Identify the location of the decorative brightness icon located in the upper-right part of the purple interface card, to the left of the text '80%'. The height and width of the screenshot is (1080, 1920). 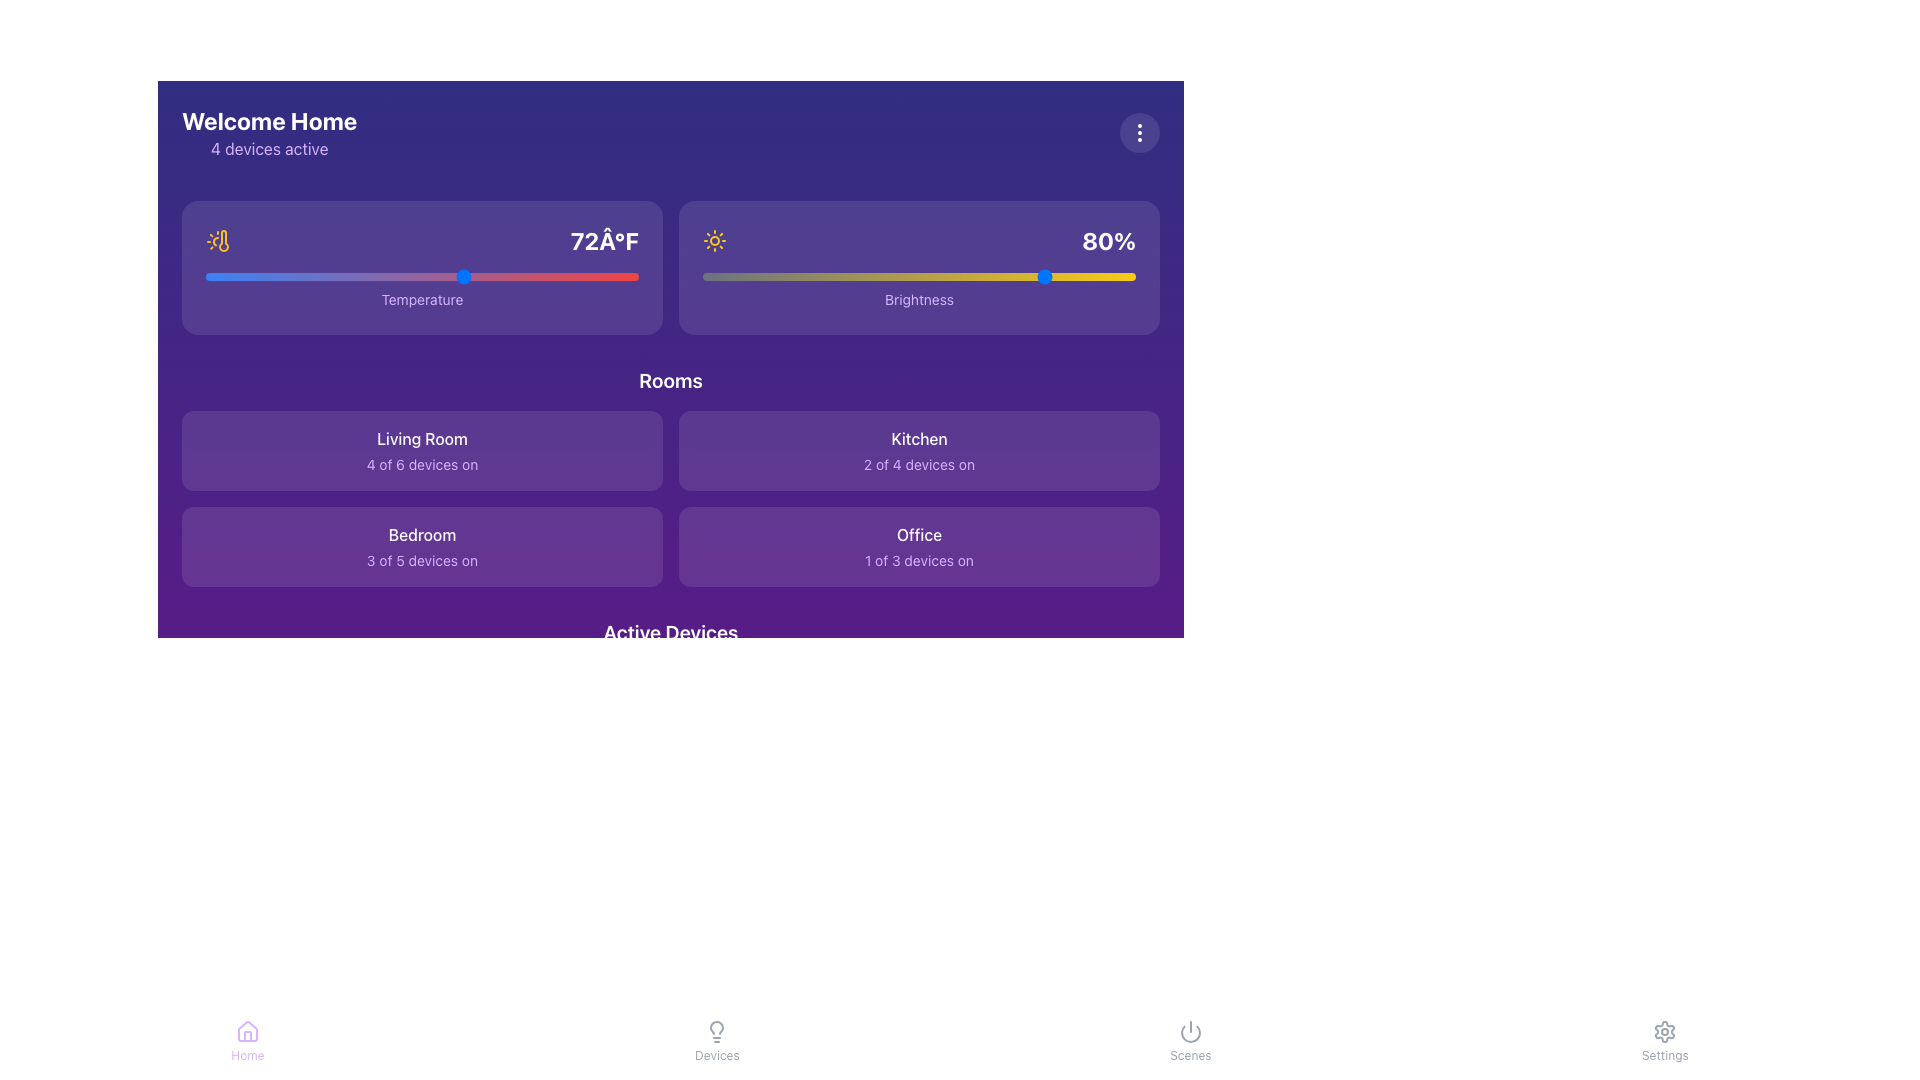
(715, 239).